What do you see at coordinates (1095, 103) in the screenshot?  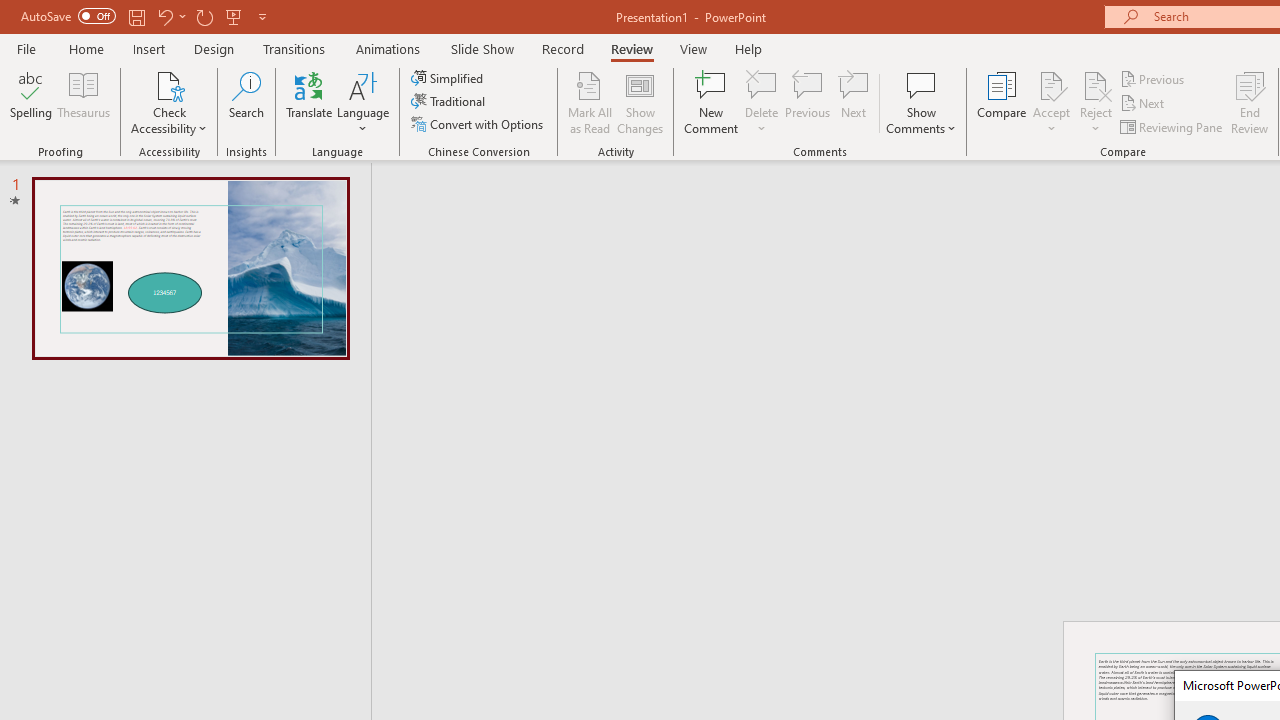 I see `'Reject'` at bounding box center [1095, 103].